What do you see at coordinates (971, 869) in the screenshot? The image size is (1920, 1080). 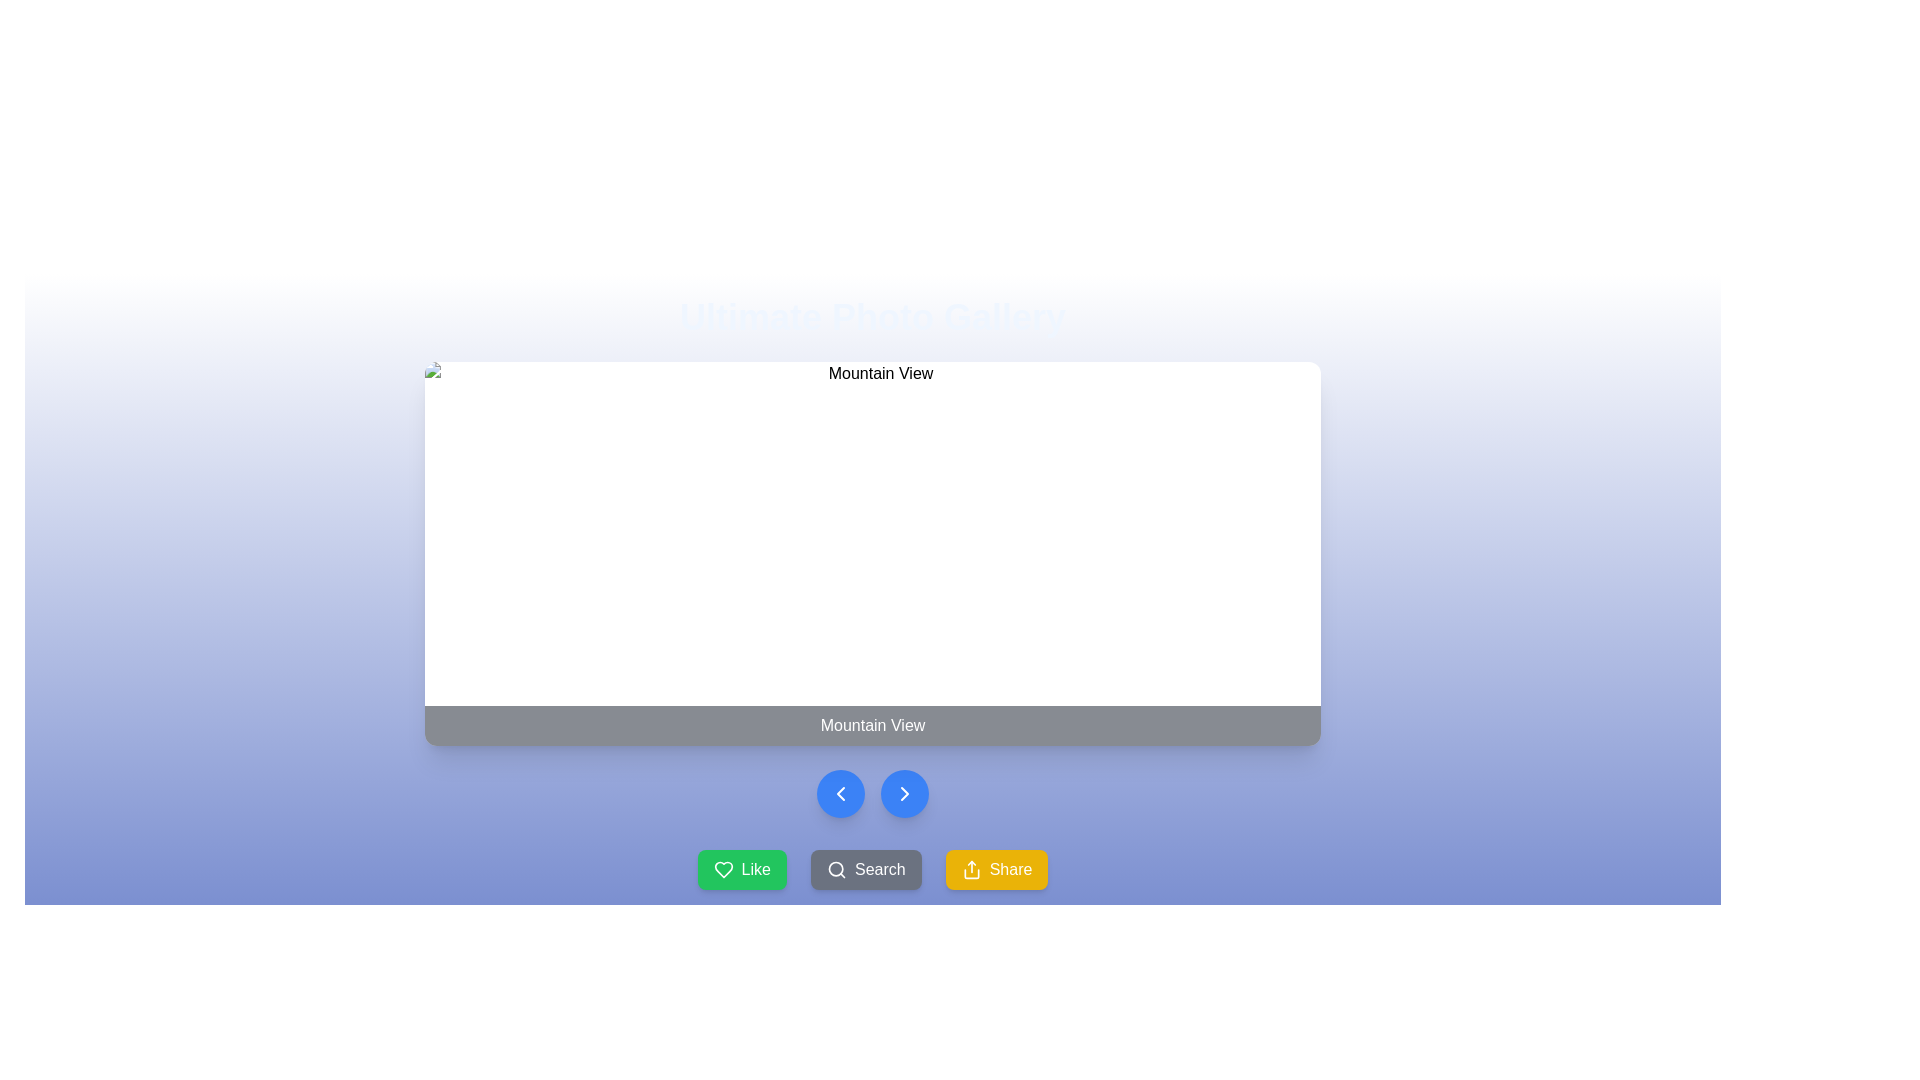 I see `the 'Share' button which contains the white share icon with an upward arrow on a yellow circular background, located on the far right among three buttons at the bottom of the interface` at bounding box center [971, 869].